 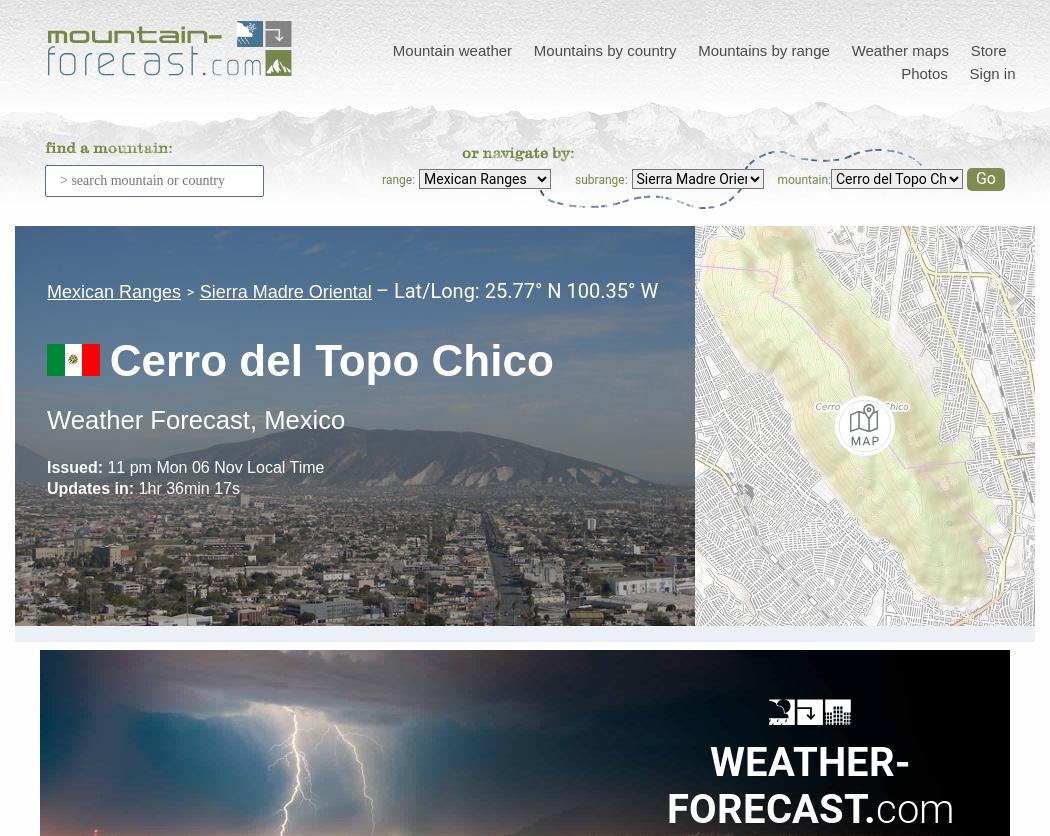 I want to click on 'Issued:', so click(x=73, y=467).